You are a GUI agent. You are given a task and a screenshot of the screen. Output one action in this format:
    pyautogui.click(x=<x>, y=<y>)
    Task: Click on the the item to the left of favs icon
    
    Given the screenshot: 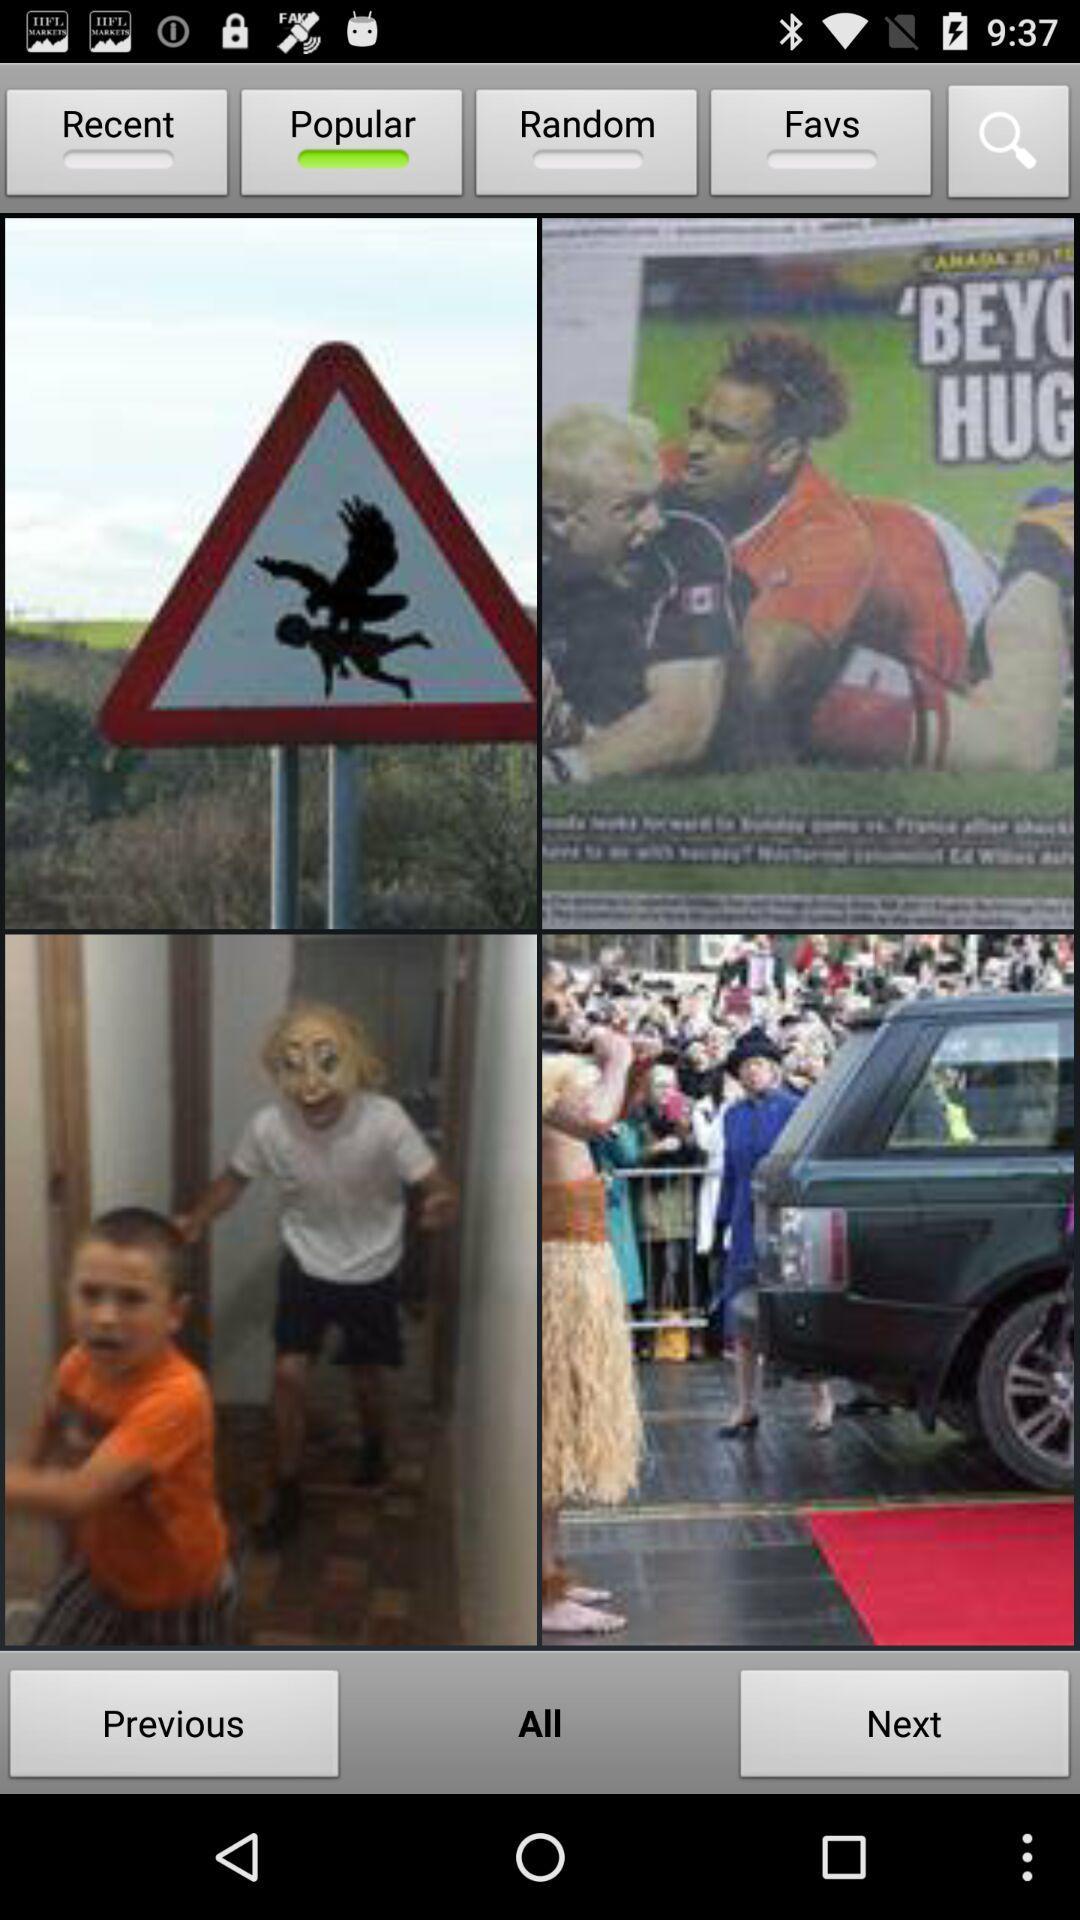 What is the action you would take?
    pyautogui.click(x=585, y=146)
    